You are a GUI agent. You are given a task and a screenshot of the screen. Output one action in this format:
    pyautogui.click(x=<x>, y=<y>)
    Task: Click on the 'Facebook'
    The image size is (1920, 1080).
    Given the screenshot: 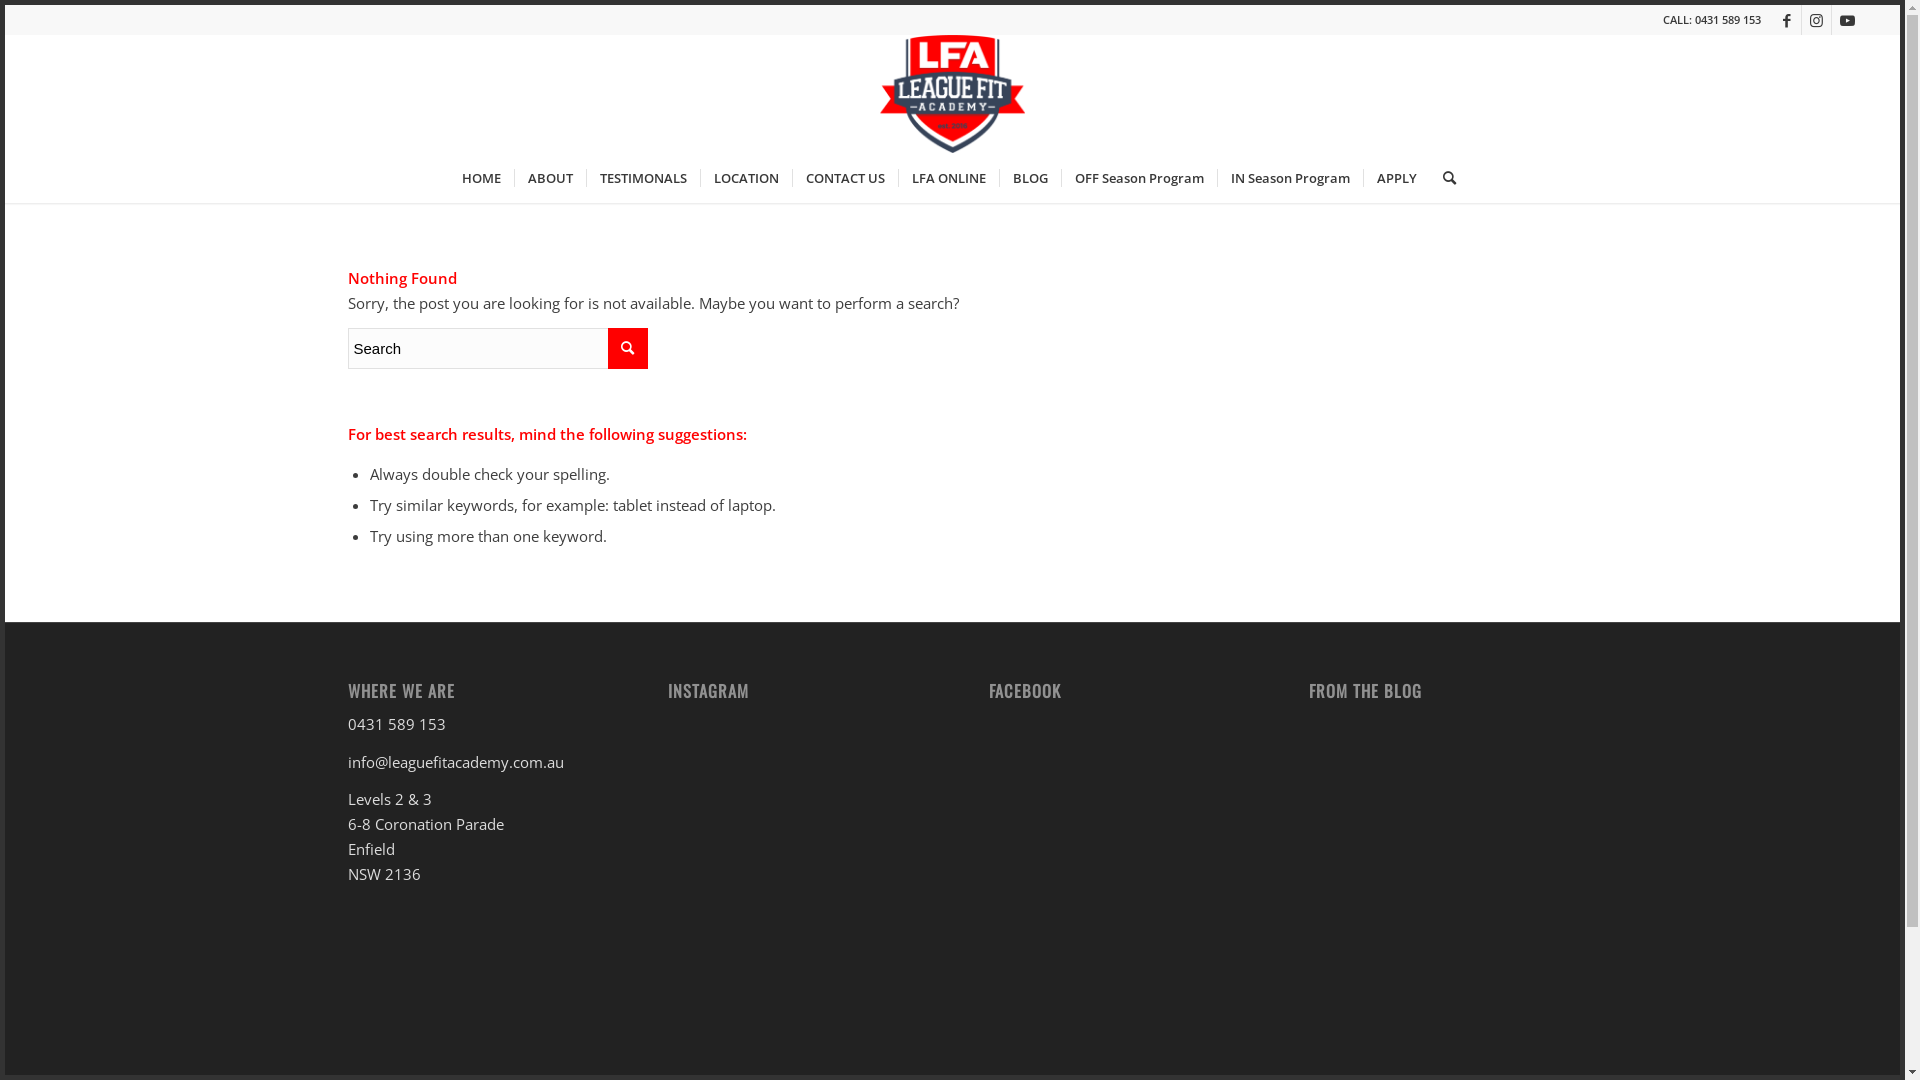 What is the action you would take?
    pyautogui.click(x=1771, y=19)
    